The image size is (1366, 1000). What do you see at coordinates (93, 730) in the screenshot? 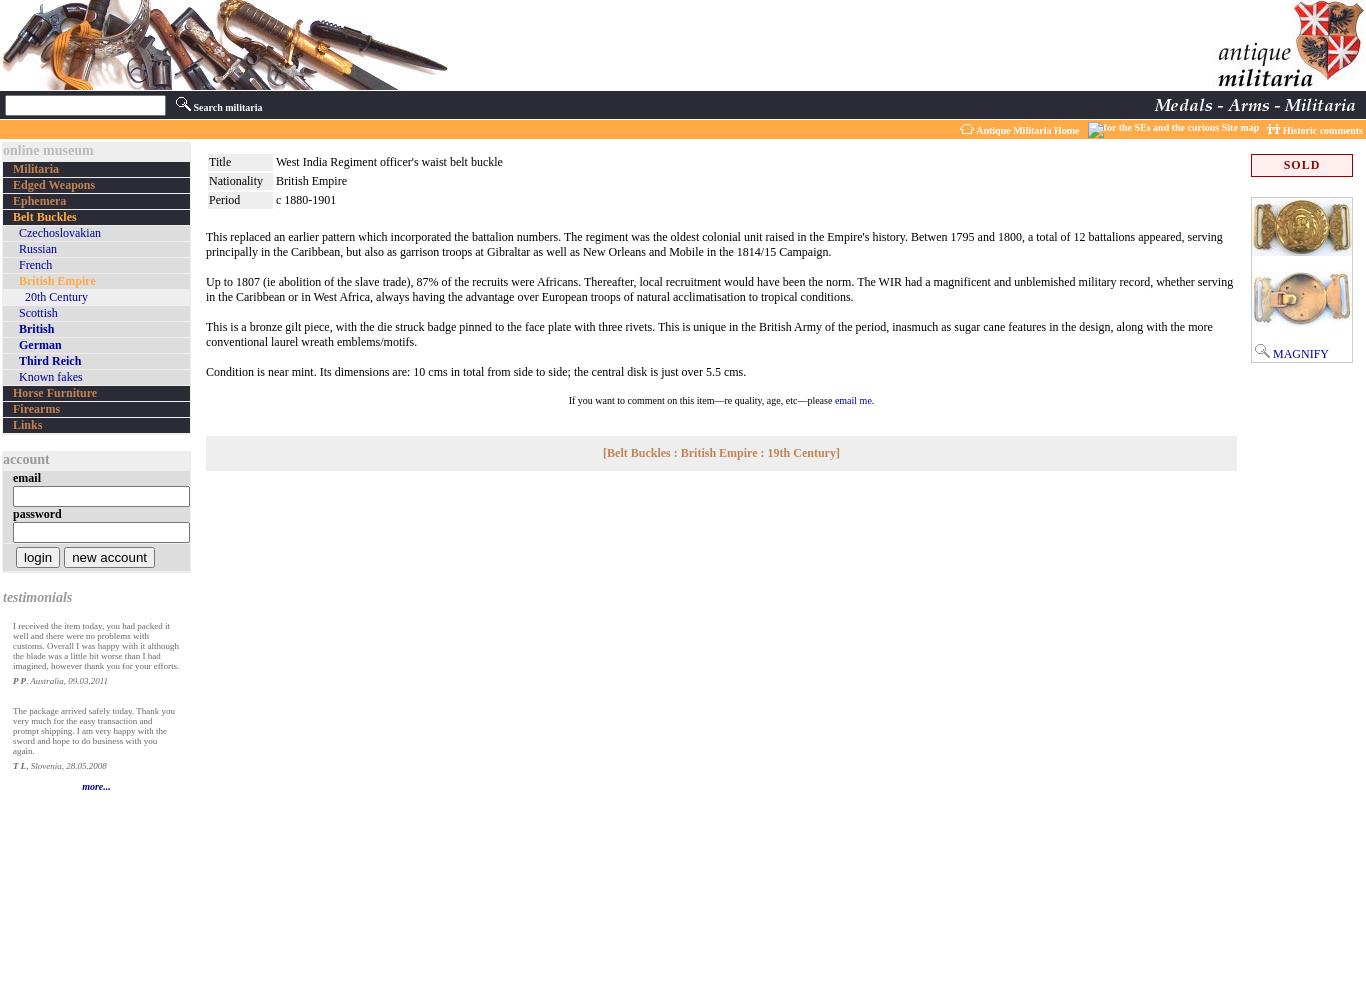
I see `'The package arrived safely today. Thank you very much for the easy transaction and prompt shipping. I am very happy with the sword and hope to do business with you again.'` at bounding box center [93, 730].